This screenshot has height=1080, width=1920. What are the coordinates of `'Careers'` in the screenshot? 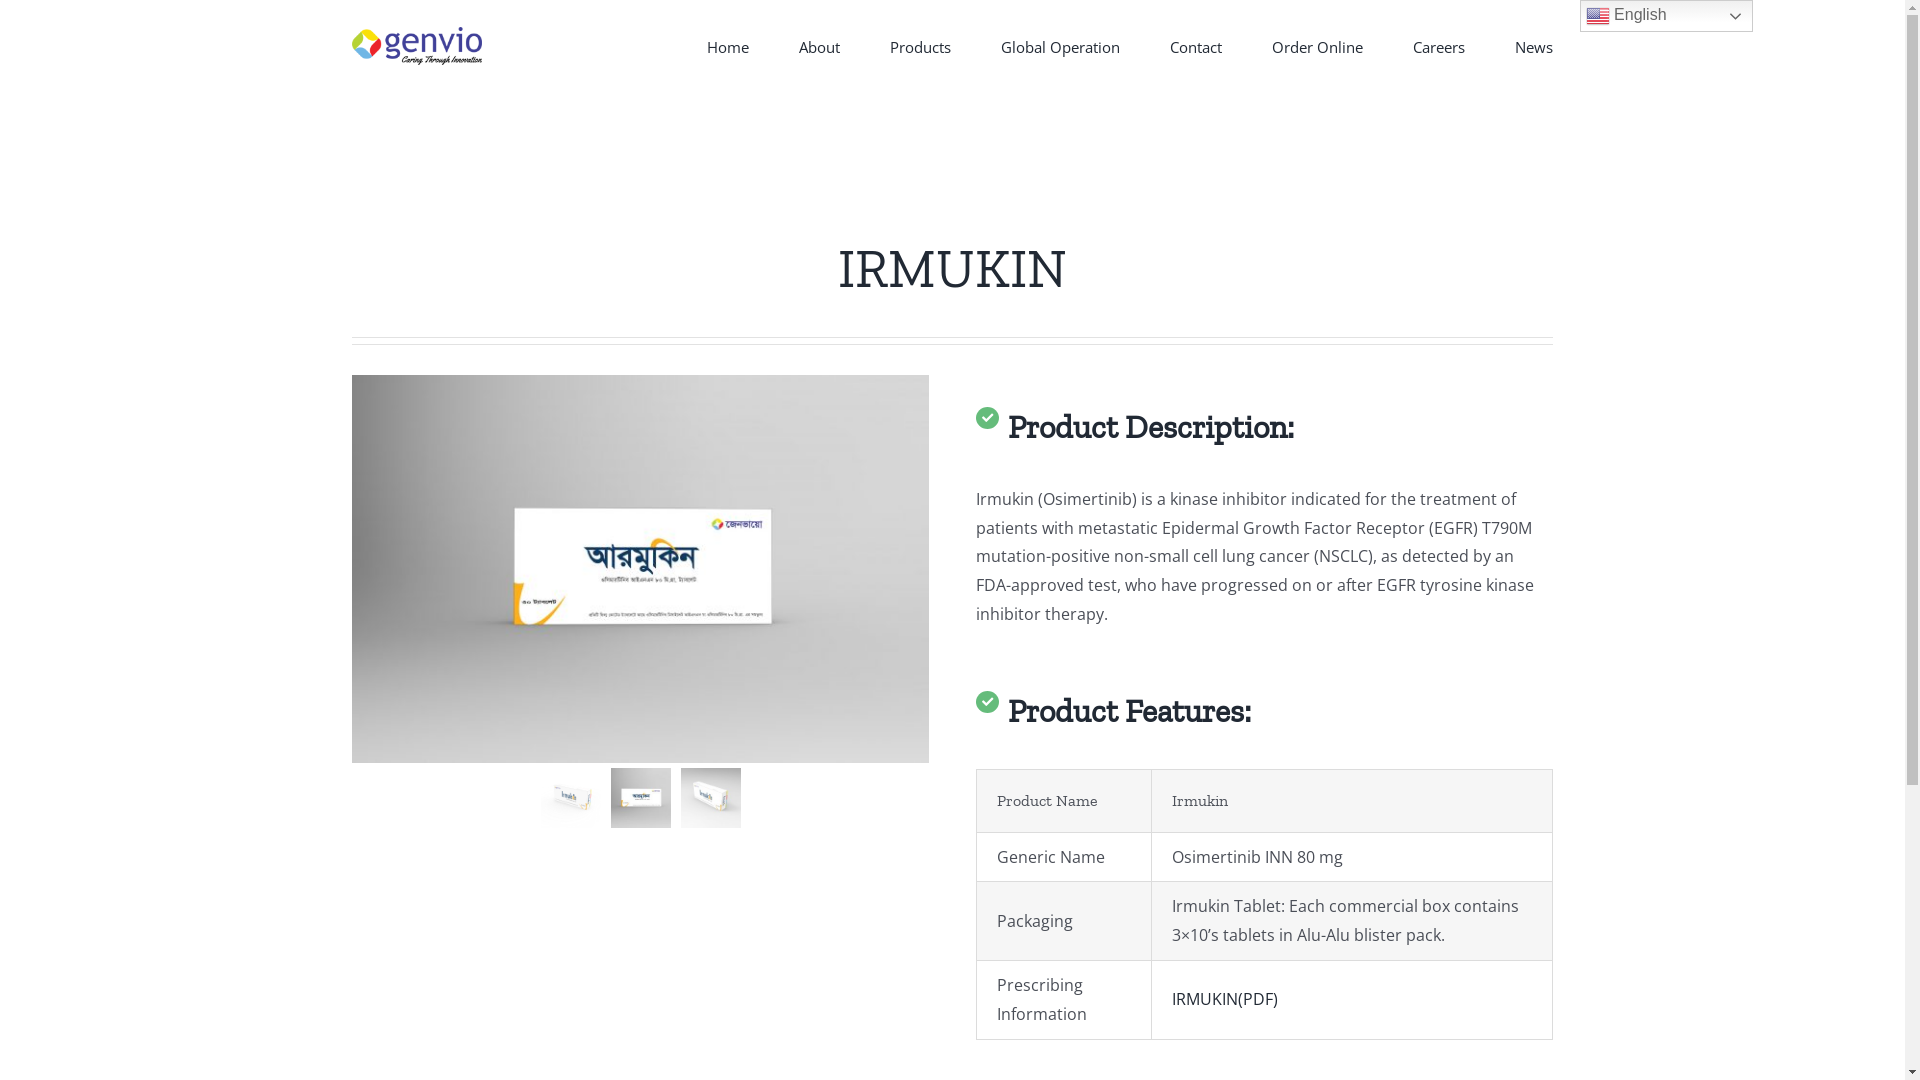 It's located at (1438, 45).